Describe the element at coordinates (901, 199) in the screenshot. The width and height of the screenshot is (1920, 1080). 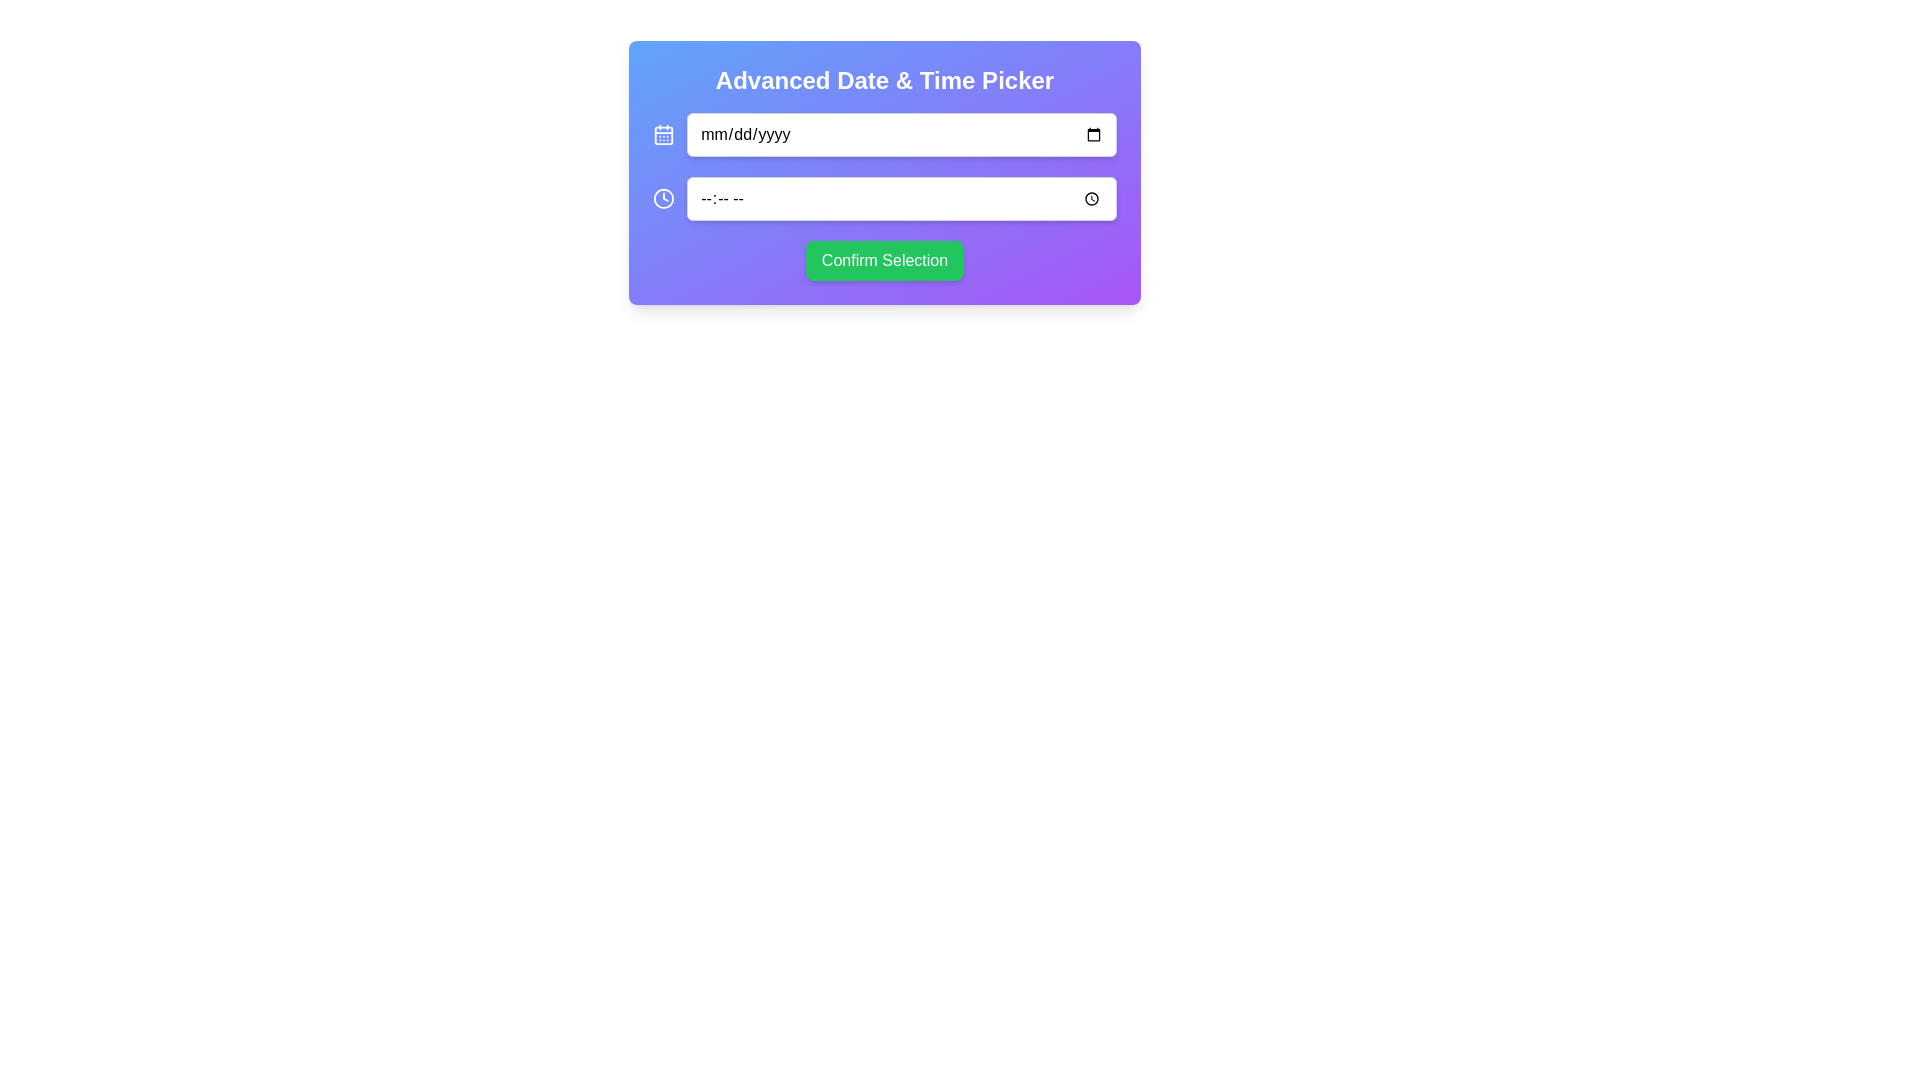
I see `the time picker associated with the time input field that is styled as a box with rounded corners and a shadow, located below the date input field` at that location.